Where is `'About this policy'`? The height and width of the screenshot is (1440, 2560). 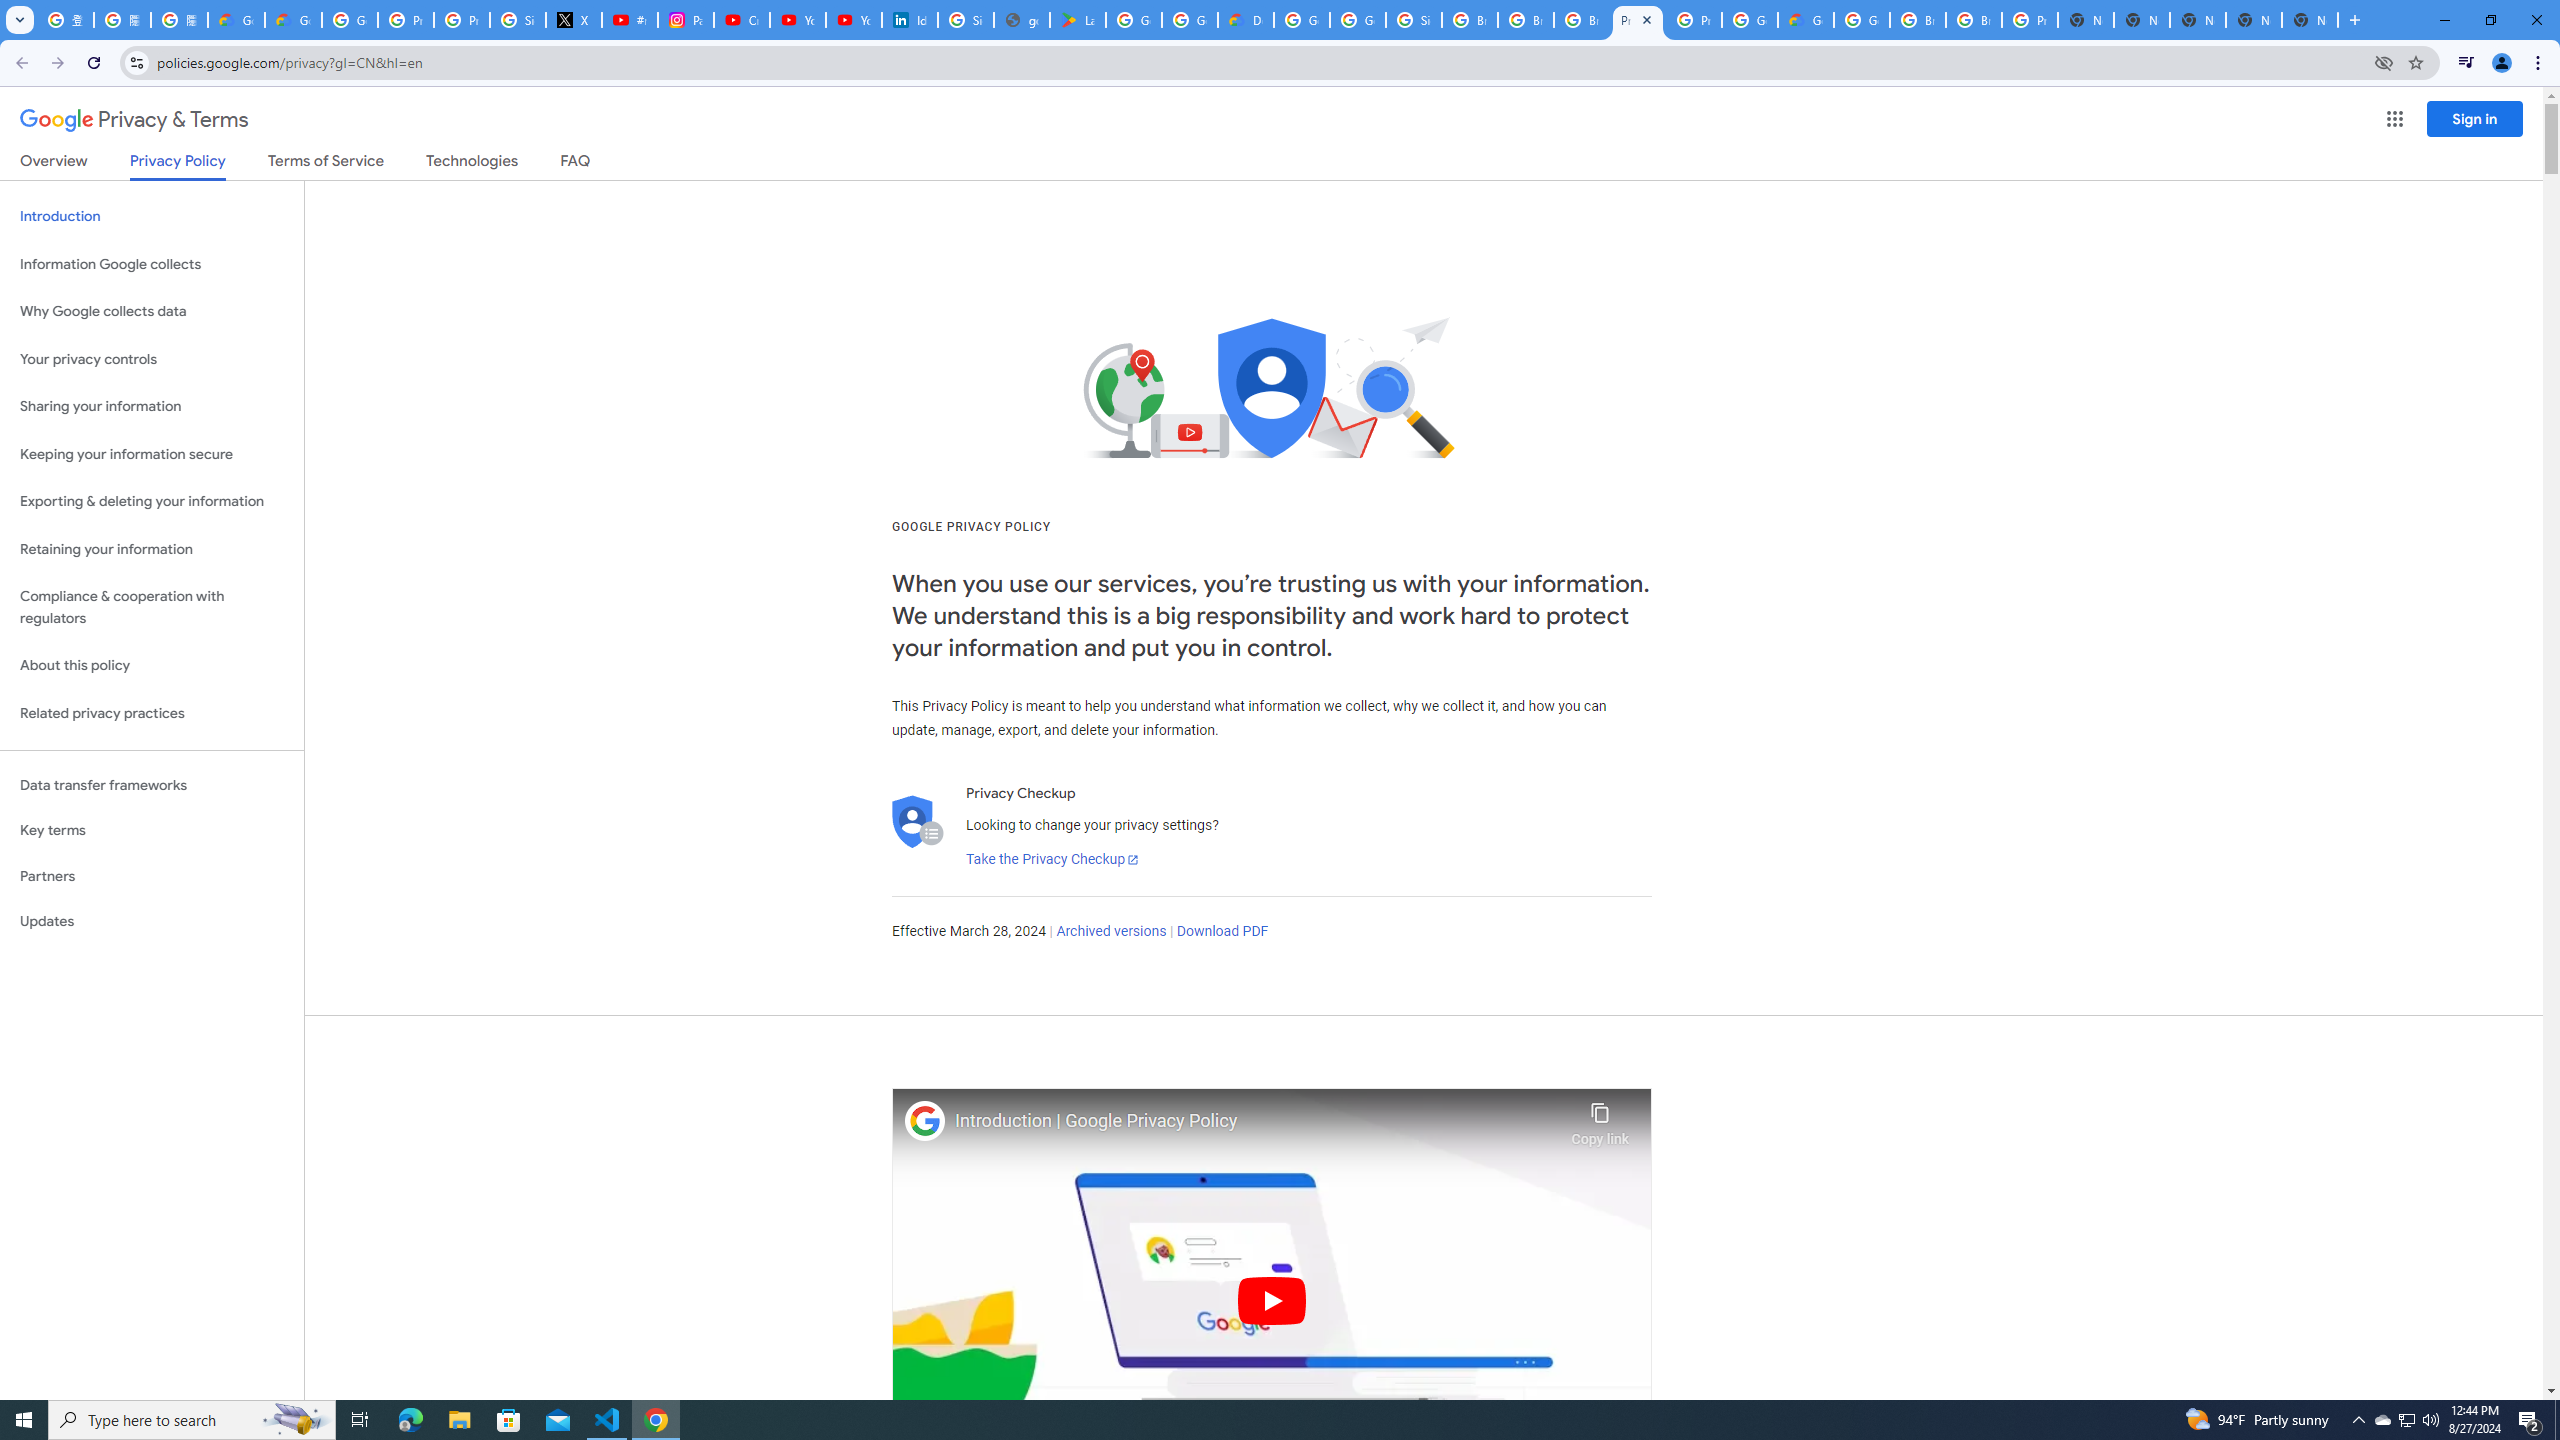 'About this policy' is located at coordinates (151, 666).